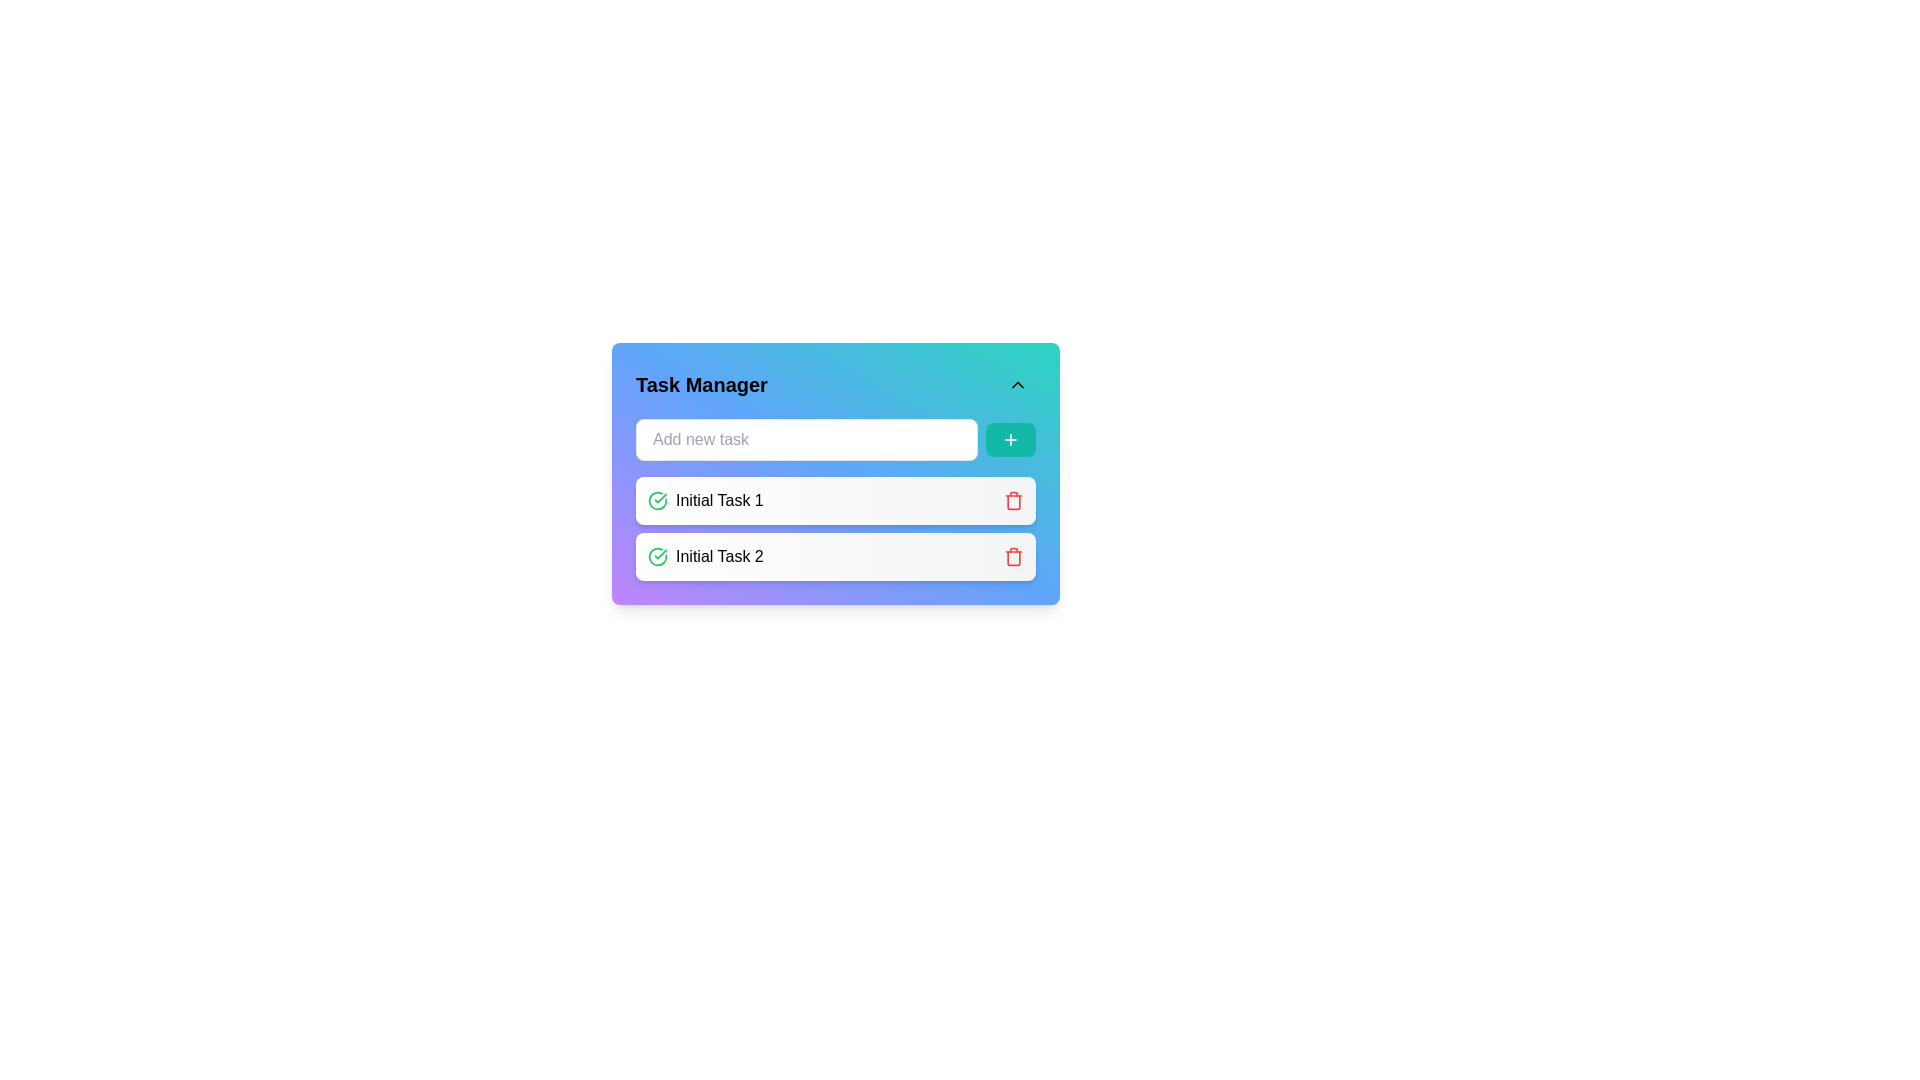 This screenshot has width=1920, height=1080. What do you see at coordinates (1017, 385) in the screenshot?
I see `the upward-pointing chevron icon located in the top right corner of the panel, which is embedded within a circular button above the task input field` at bounding box center [1017, 385].